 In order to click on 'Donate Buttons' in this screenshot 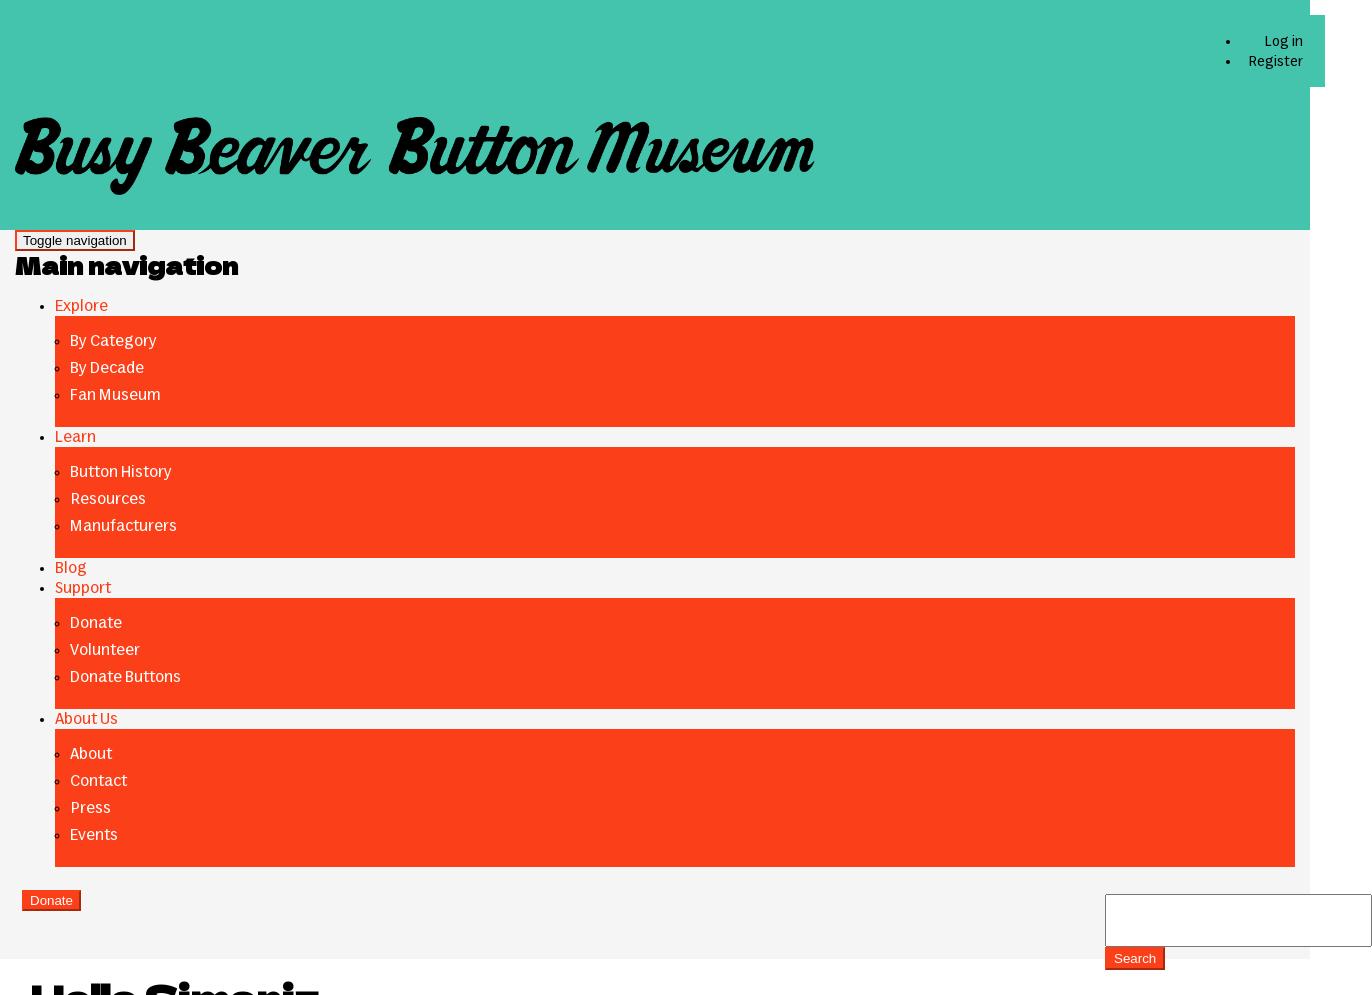, I will do `click(124, 675)`.